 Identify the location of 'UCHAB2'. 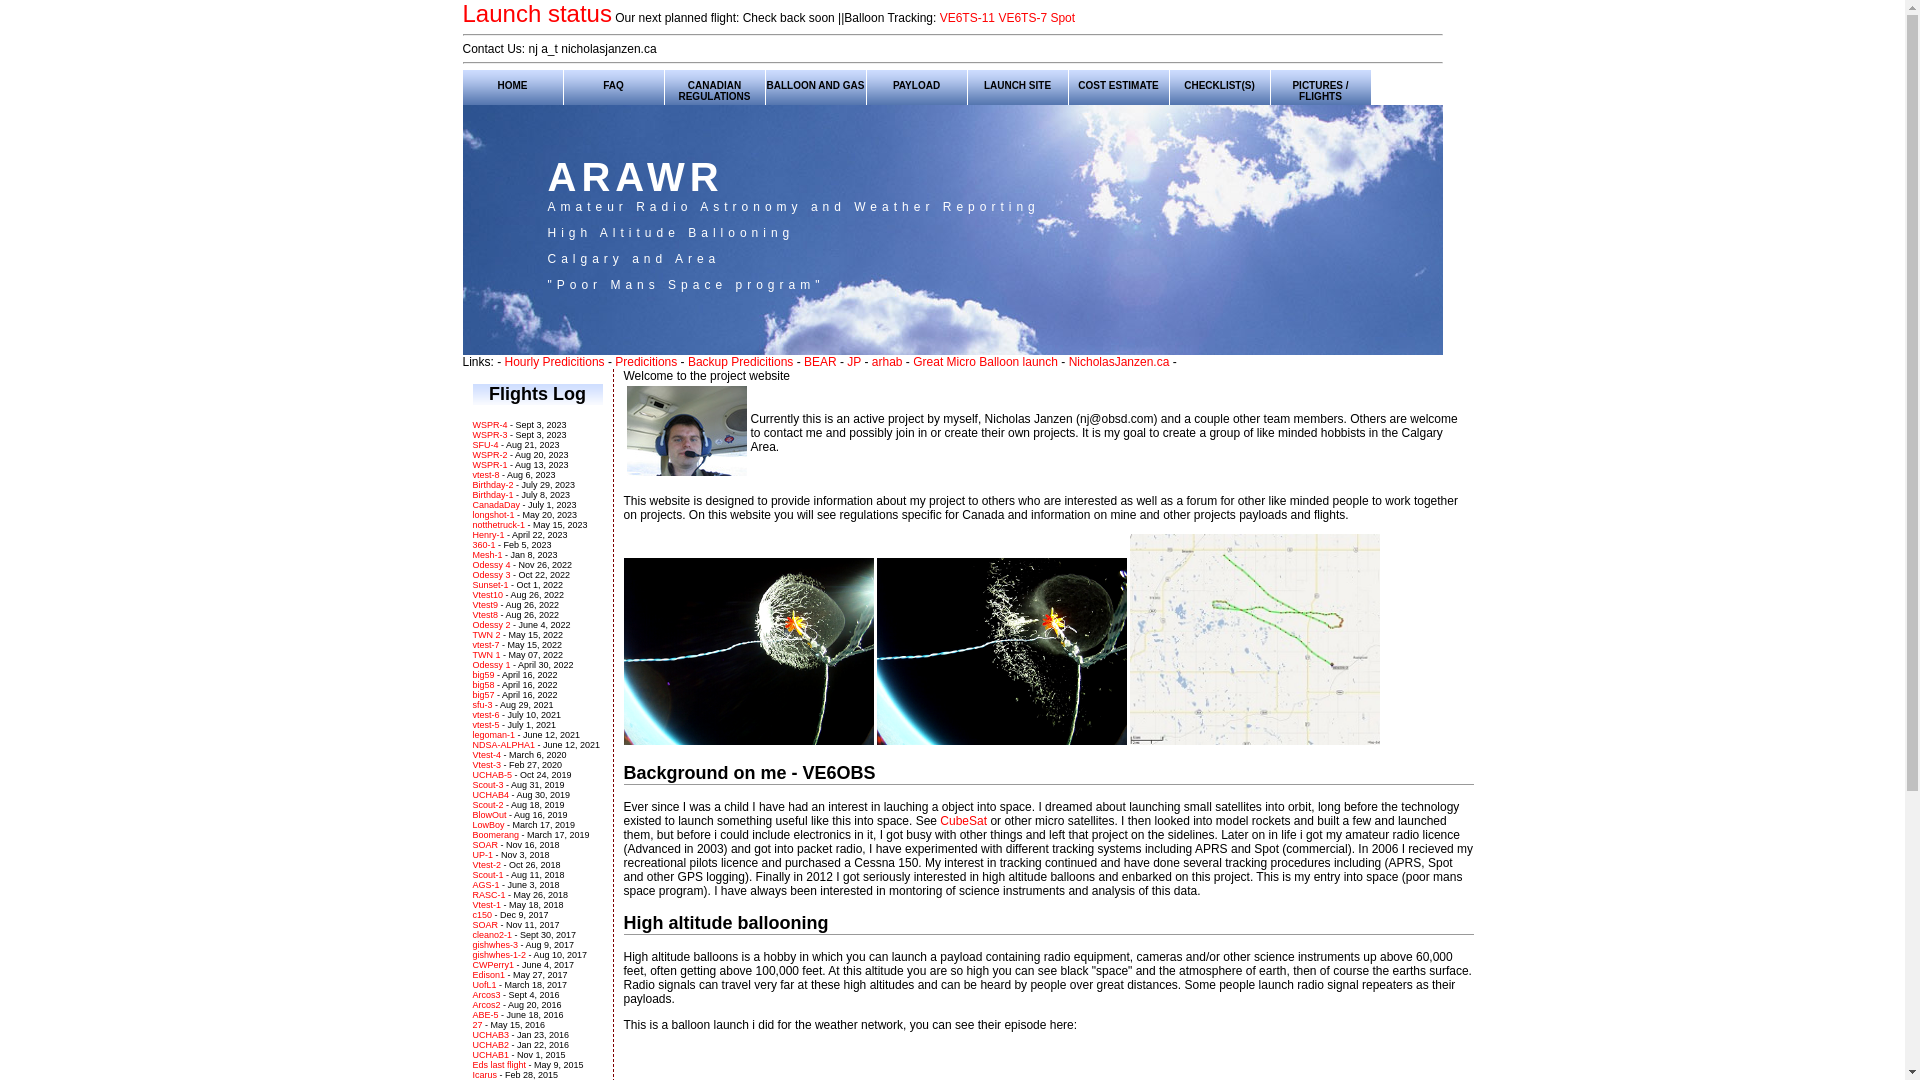
(491, 1044).